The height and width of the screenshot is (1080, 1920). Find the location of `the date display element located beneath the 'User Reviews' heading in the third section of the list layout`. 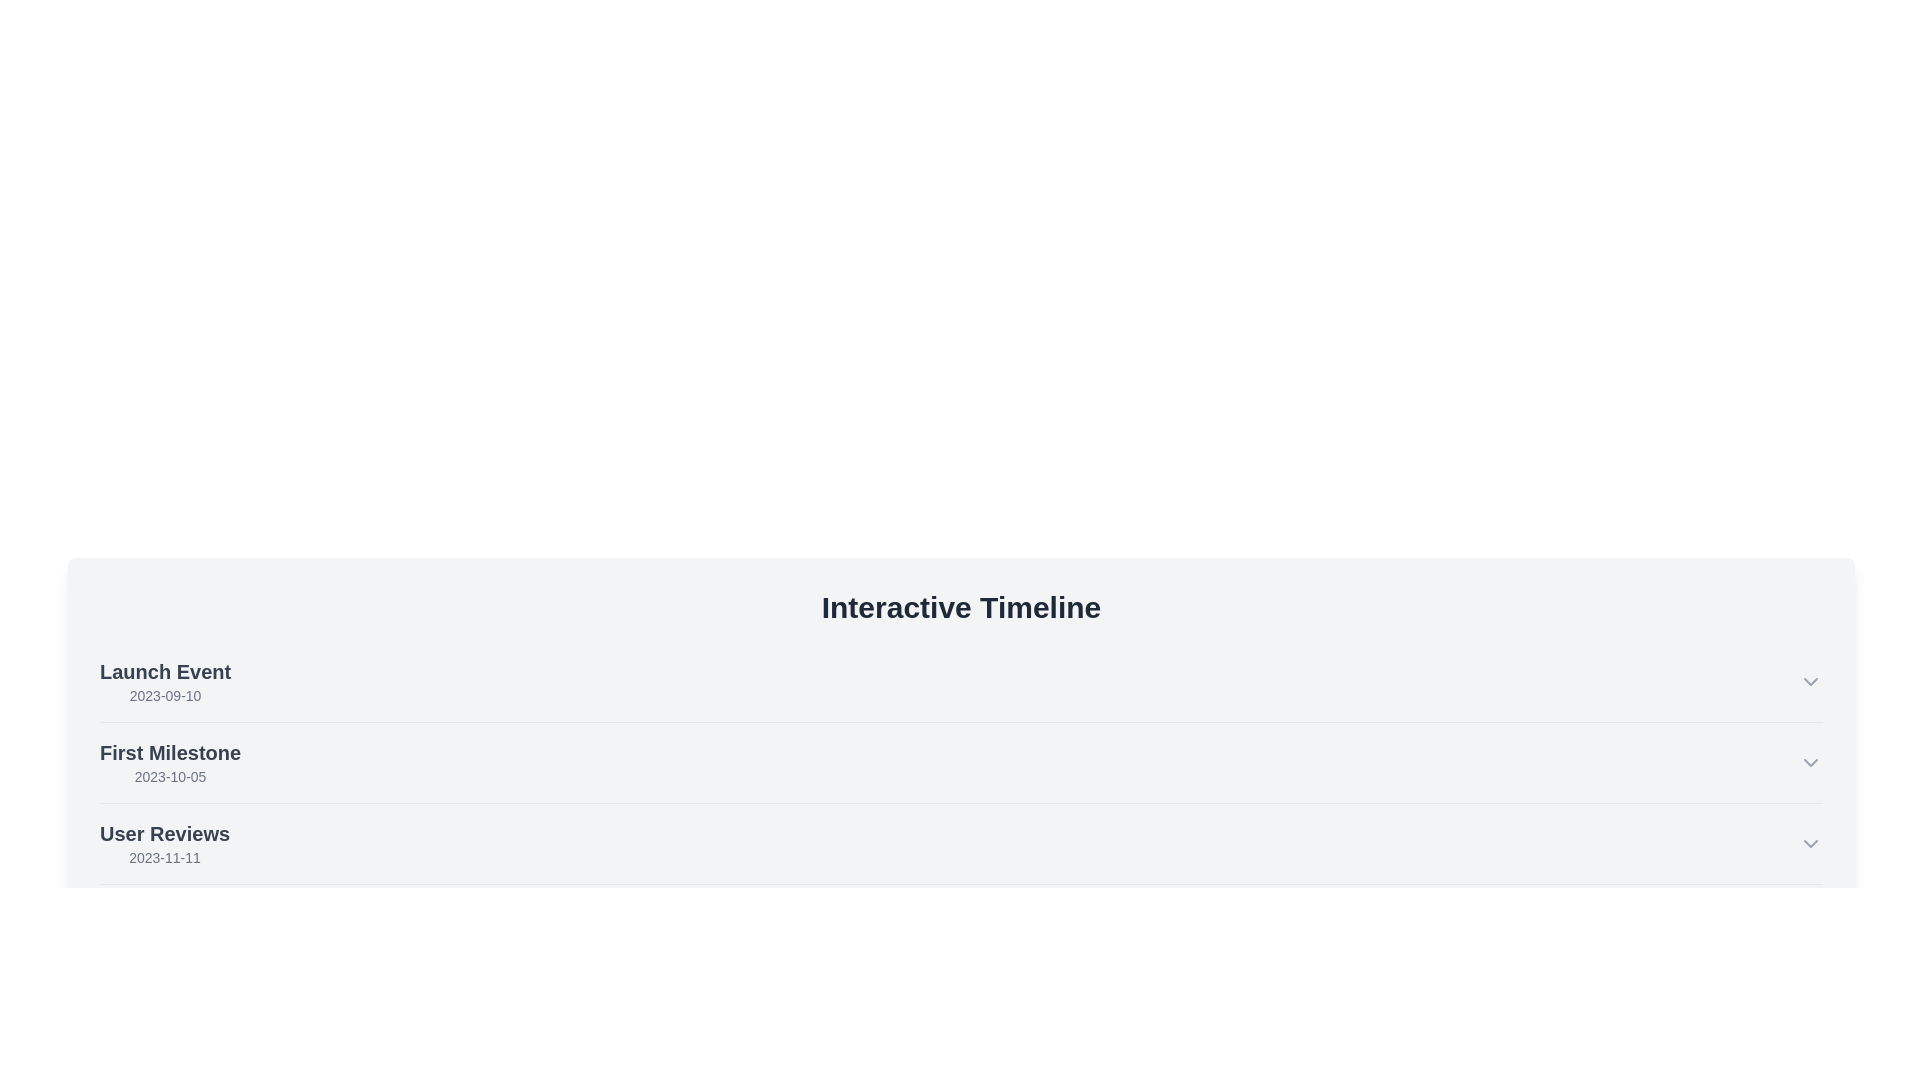

the date display element located beneath the 'User Reviews' heading in the third section of the list layout is located at coordinates (165, 856).